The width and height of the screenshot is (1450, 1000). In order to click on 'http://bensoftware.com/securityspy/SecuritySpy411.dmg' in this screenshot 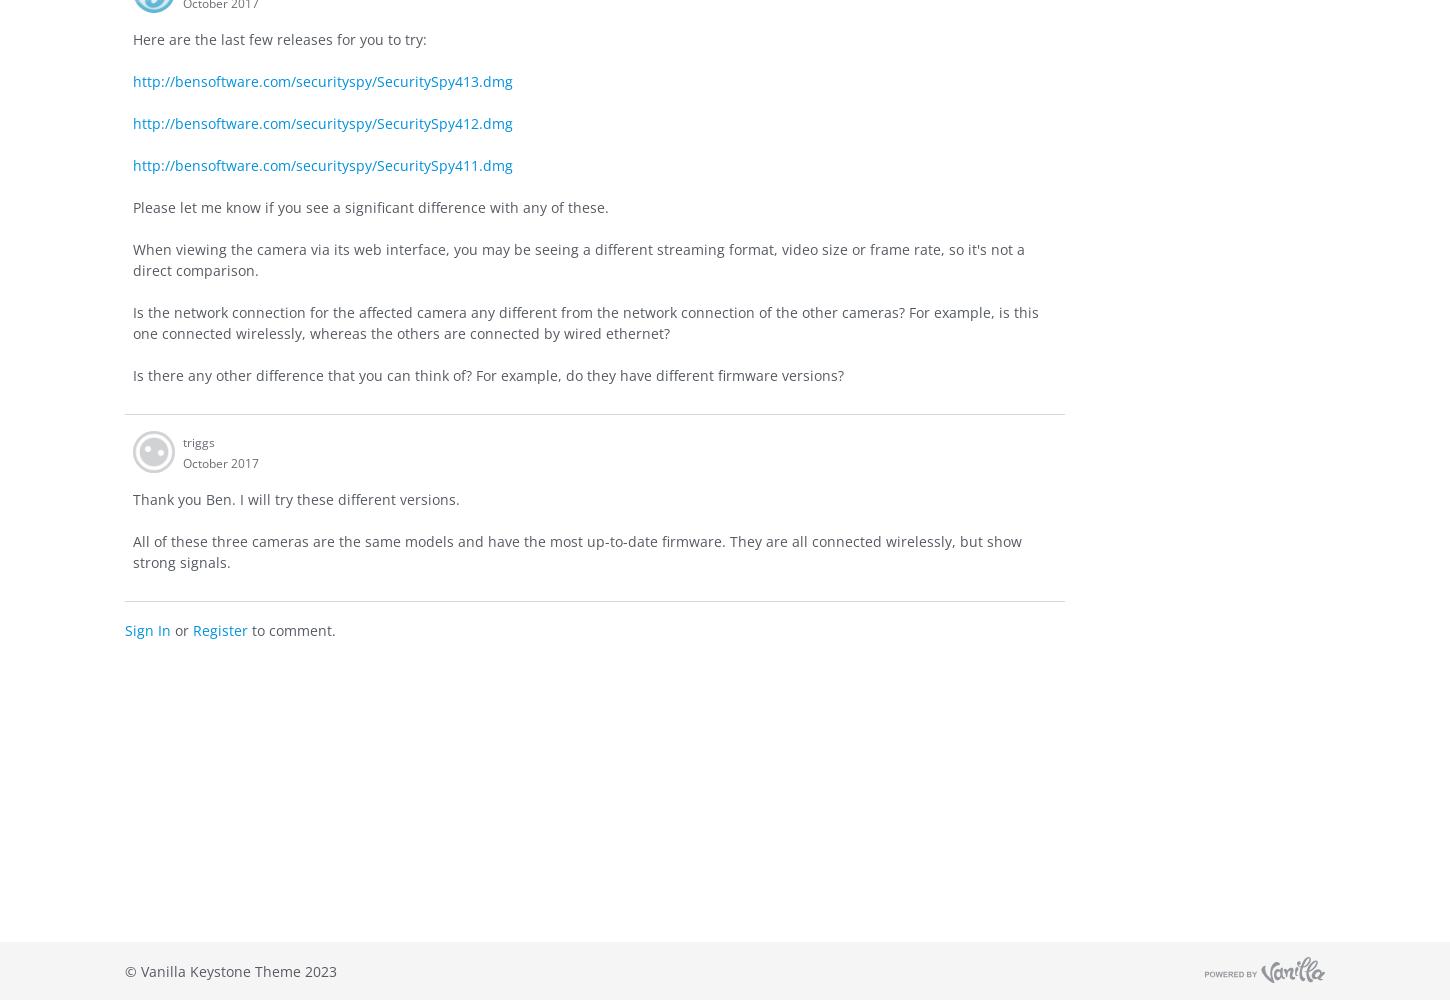, I will do `click(323, 164)`.